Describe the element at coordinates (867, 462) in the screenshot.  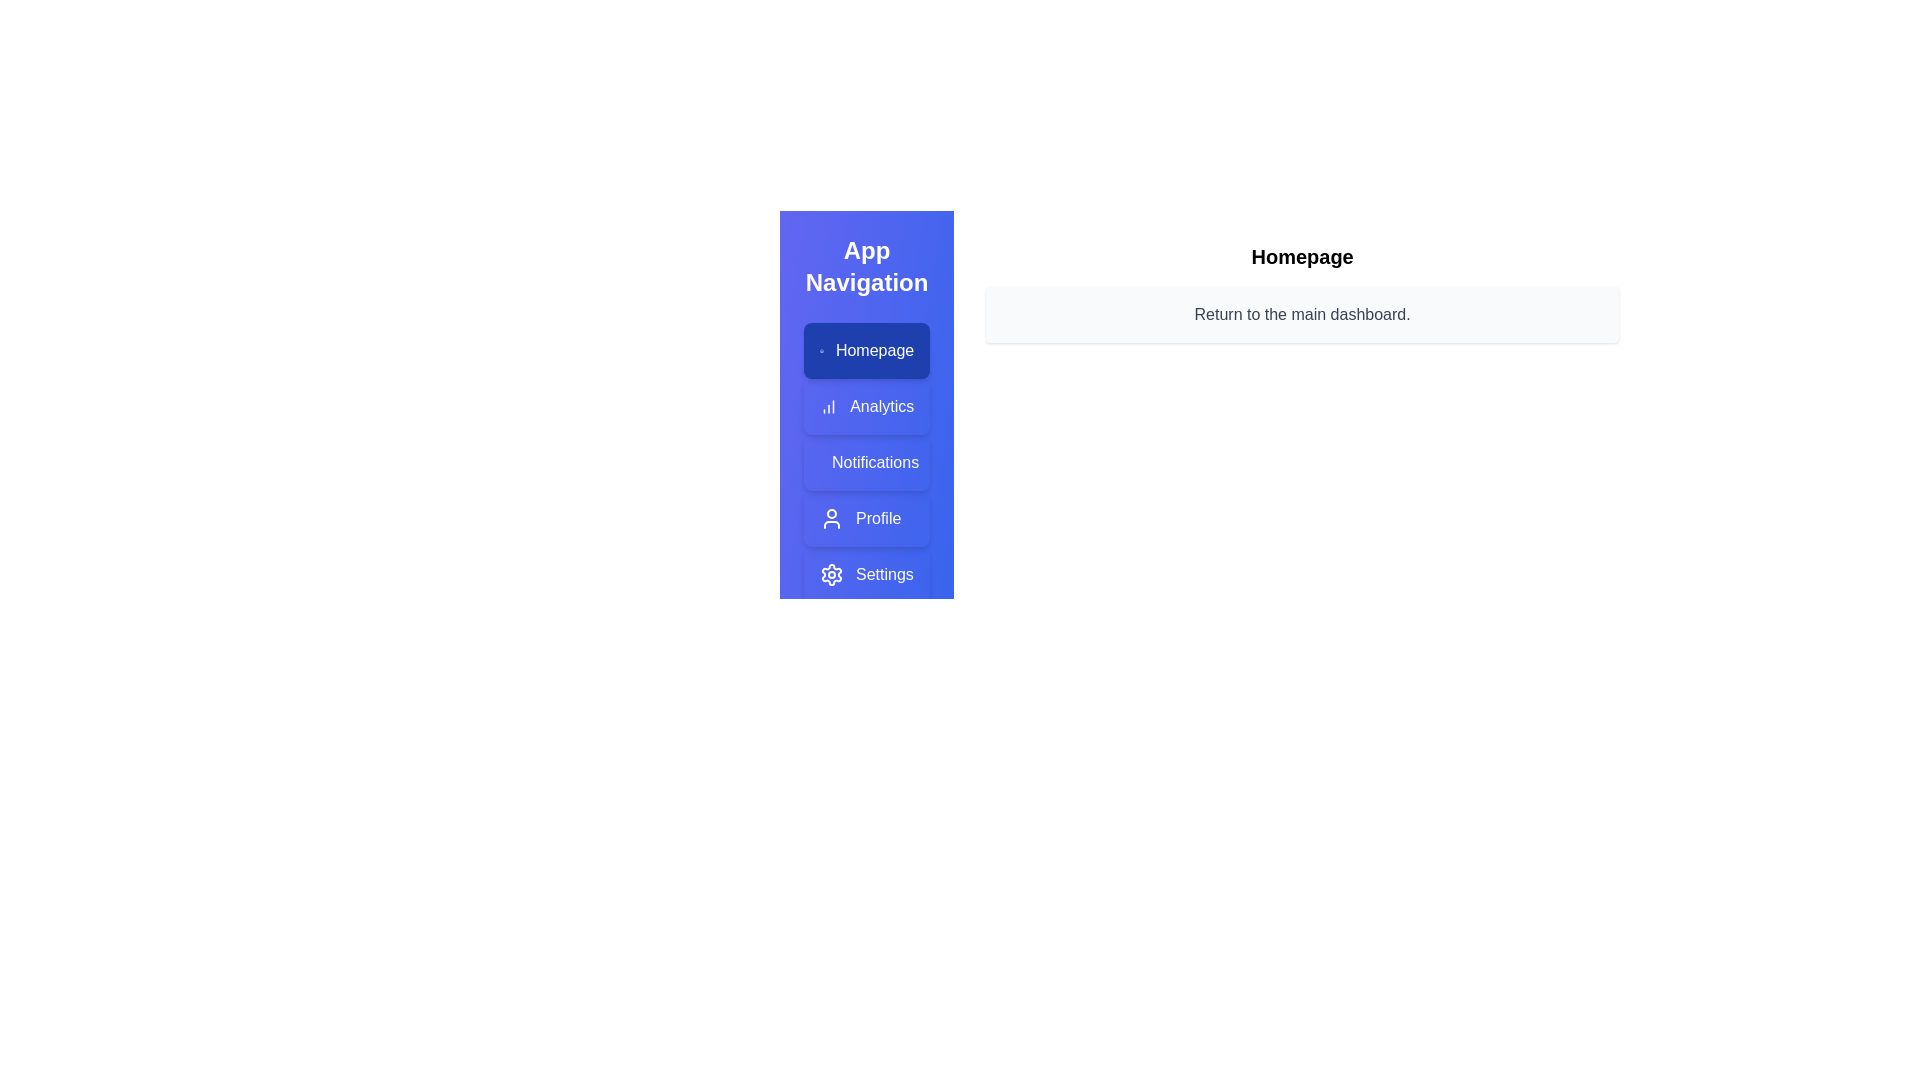
I see `the navigation button for notifications located in the vertical menu, positioned below the 'Analytics' option and above the 'Profile' option, to activate its styles` at that location.